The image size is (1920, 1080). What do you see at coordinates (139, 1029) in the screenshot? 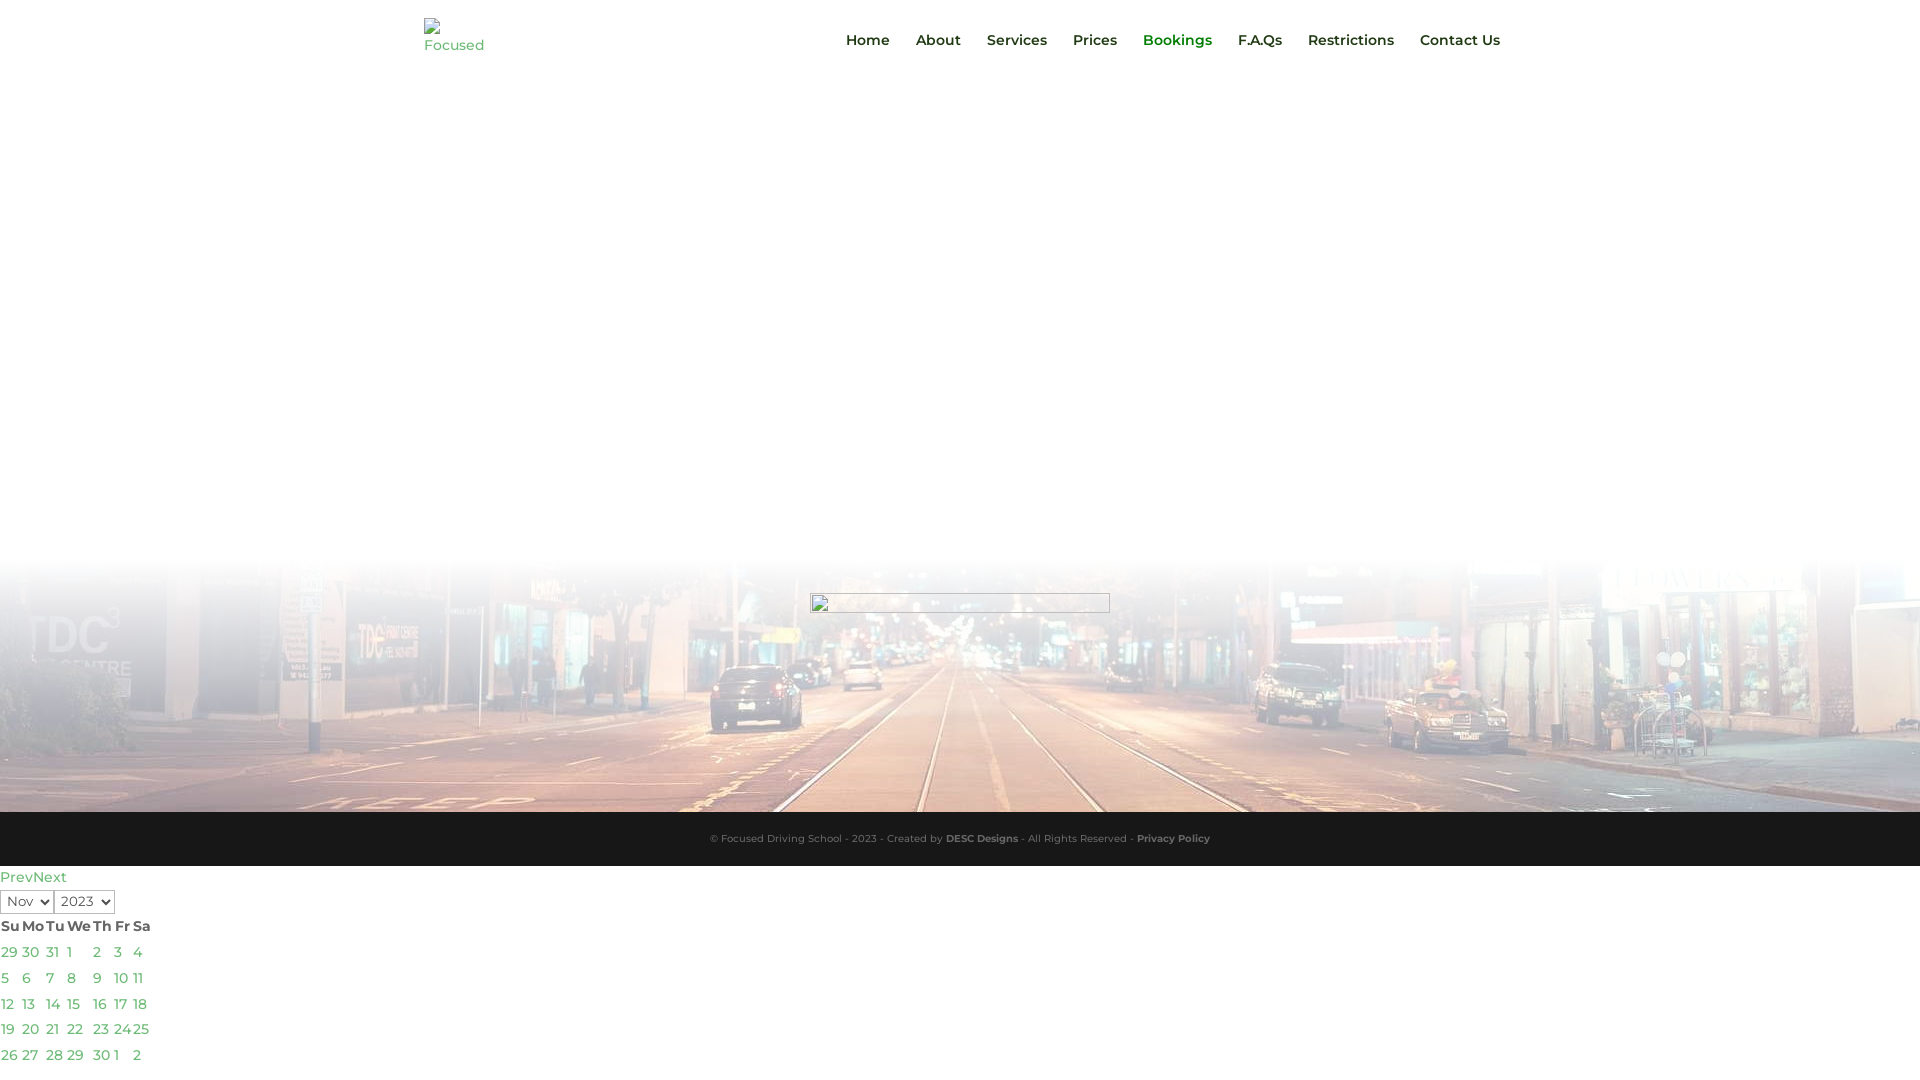
I see `'25'` at bounding box center [139, 1029].